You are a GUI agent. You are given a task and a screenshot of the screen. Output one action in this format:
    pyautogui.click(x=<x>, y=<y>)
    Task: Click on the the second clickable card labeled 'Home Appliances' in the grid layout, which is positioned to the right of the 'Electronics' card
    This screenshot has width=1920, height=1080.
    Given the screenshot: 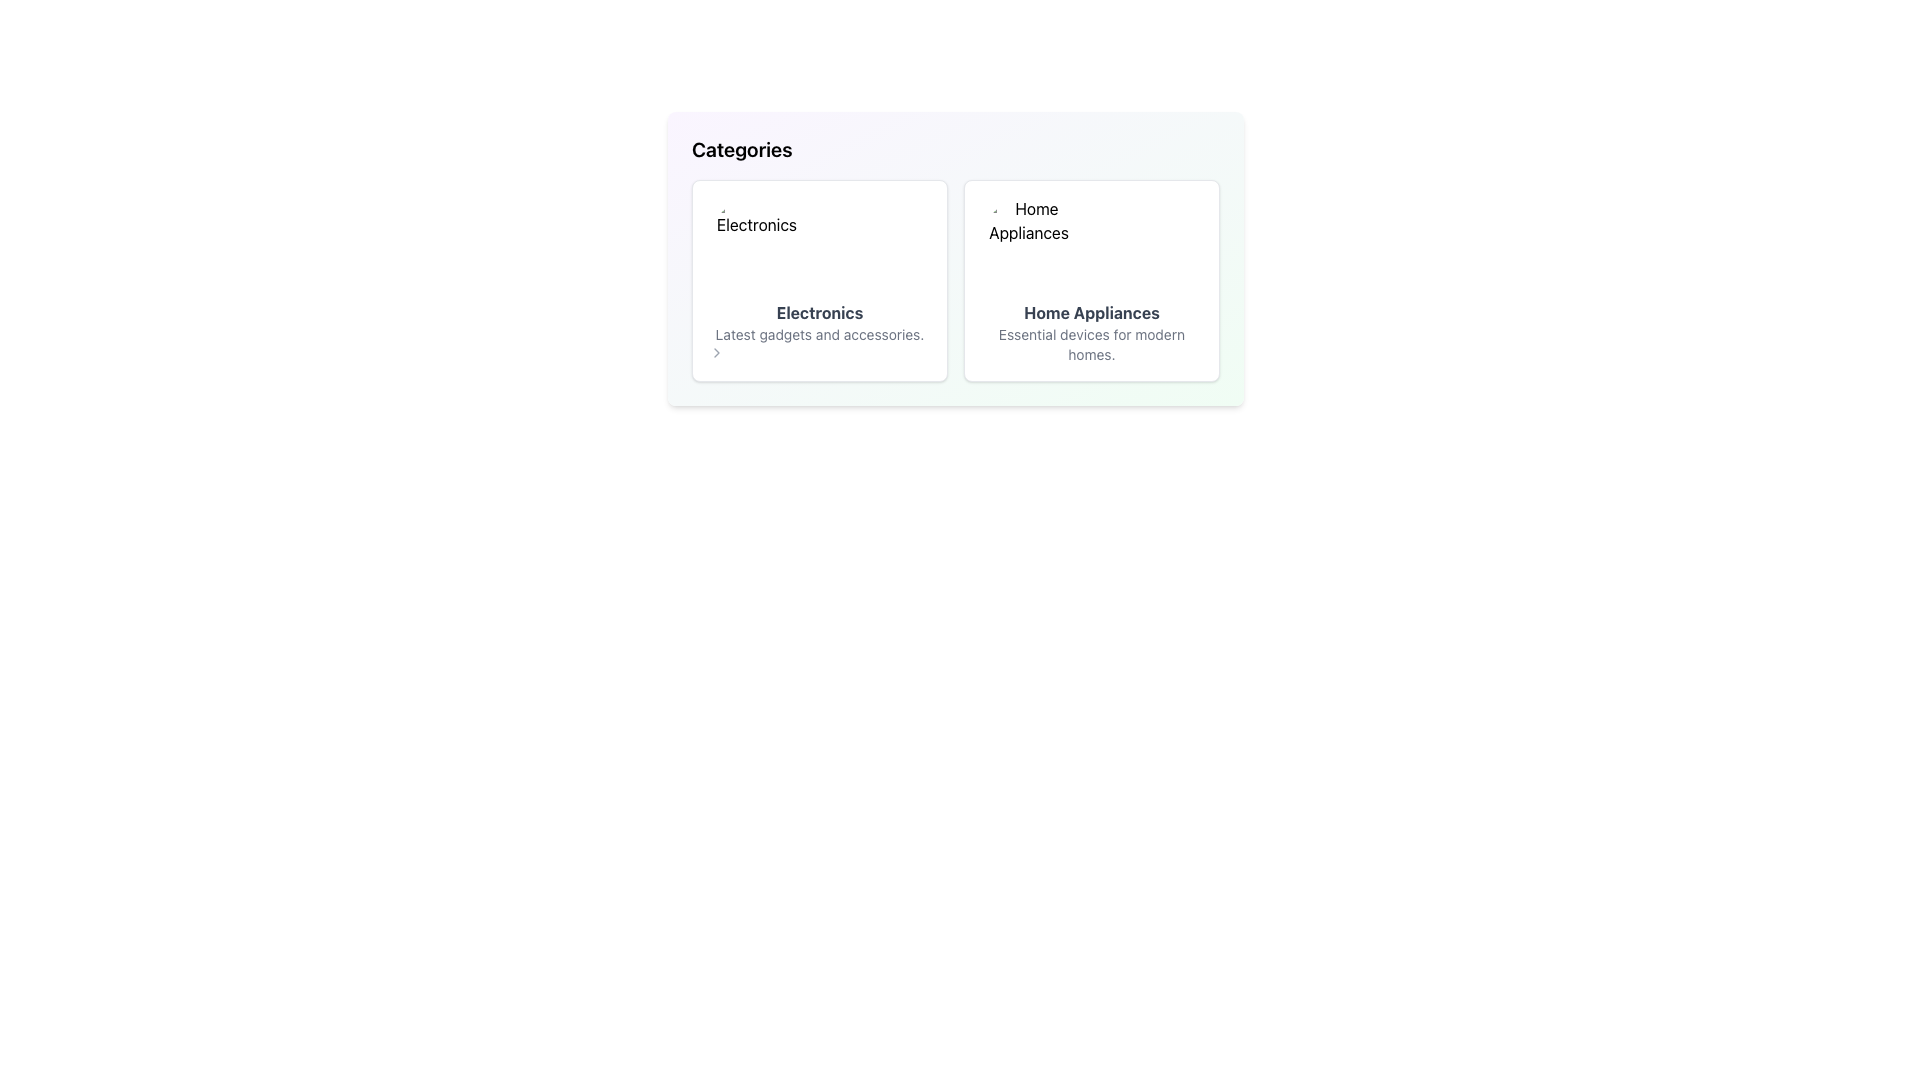 What is the action you would take?
    pyautogui.click(x=1090, y=281)
    